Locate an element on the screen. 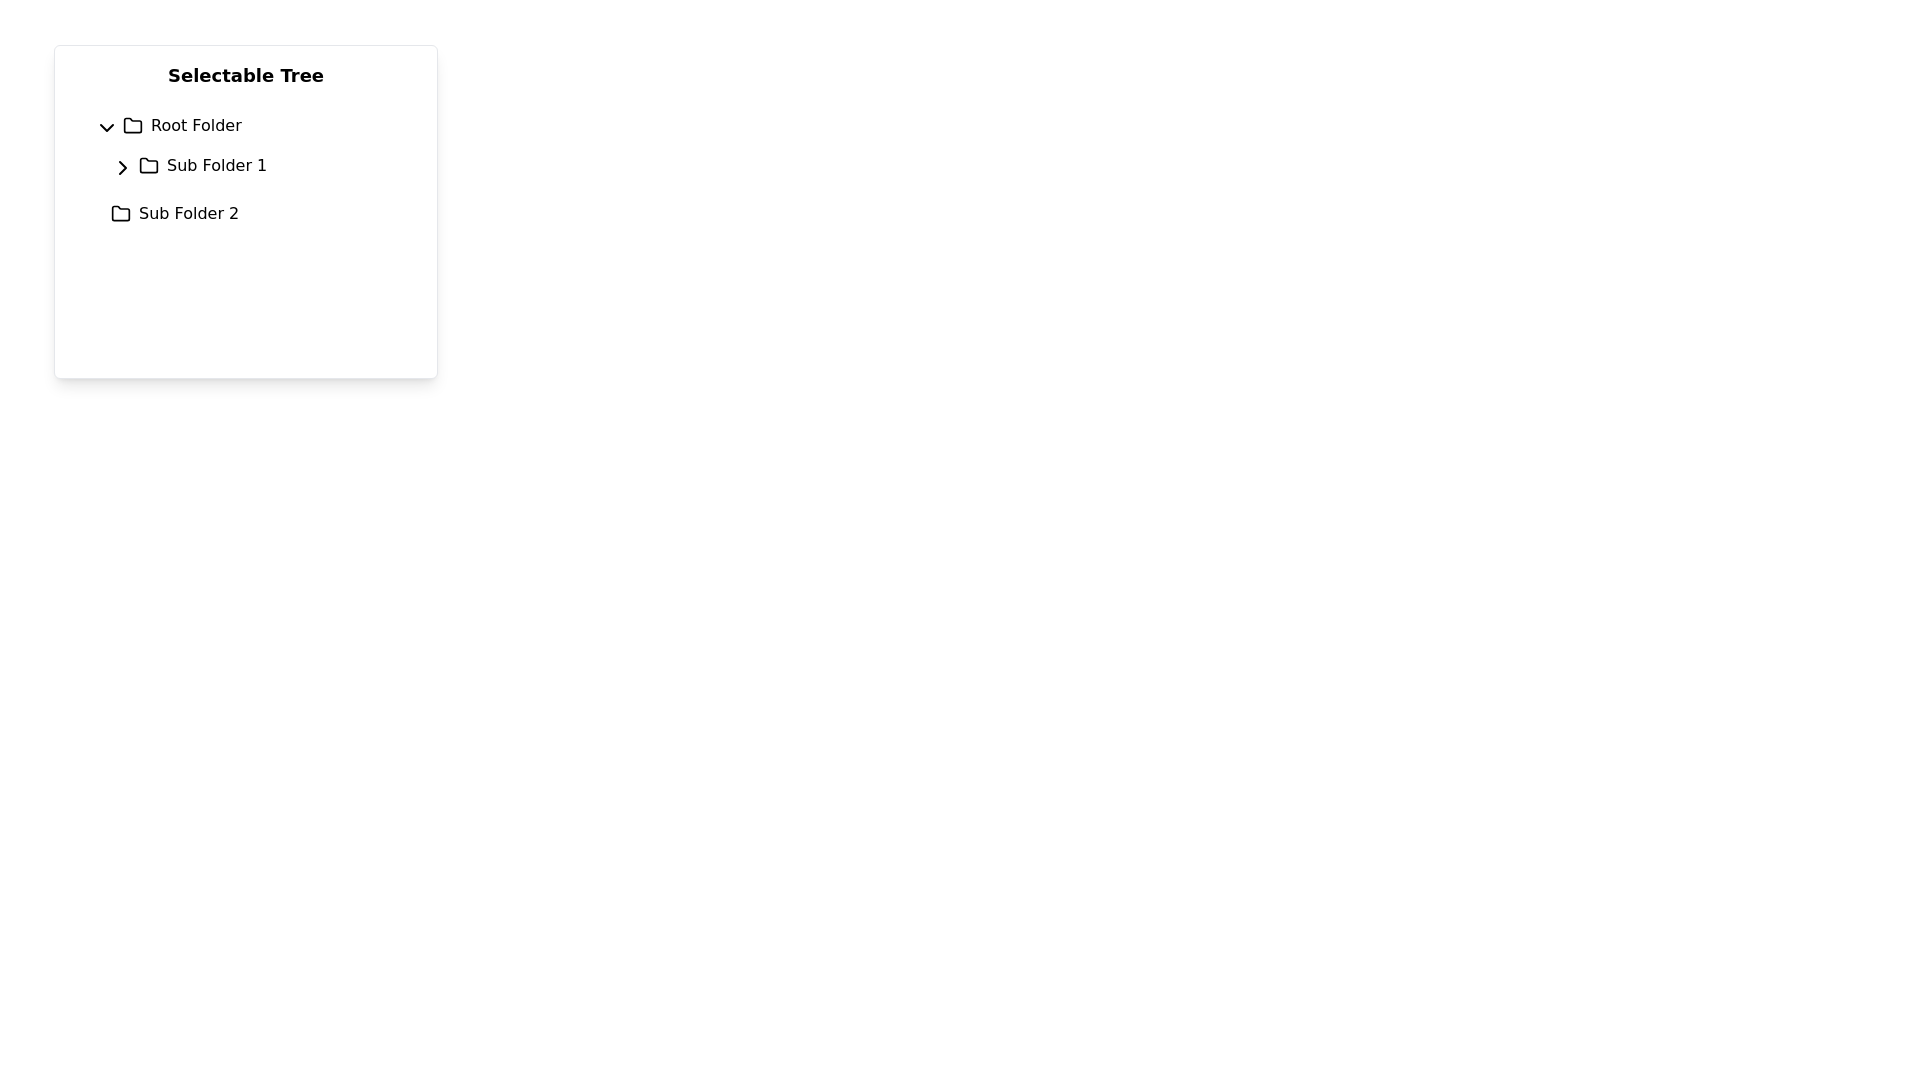 The width and height of the screenshot is (1920, 1080). the chevron arrow icon pointing to the right next to 'Sub Folder 1' is located at coordinates (122, 167).